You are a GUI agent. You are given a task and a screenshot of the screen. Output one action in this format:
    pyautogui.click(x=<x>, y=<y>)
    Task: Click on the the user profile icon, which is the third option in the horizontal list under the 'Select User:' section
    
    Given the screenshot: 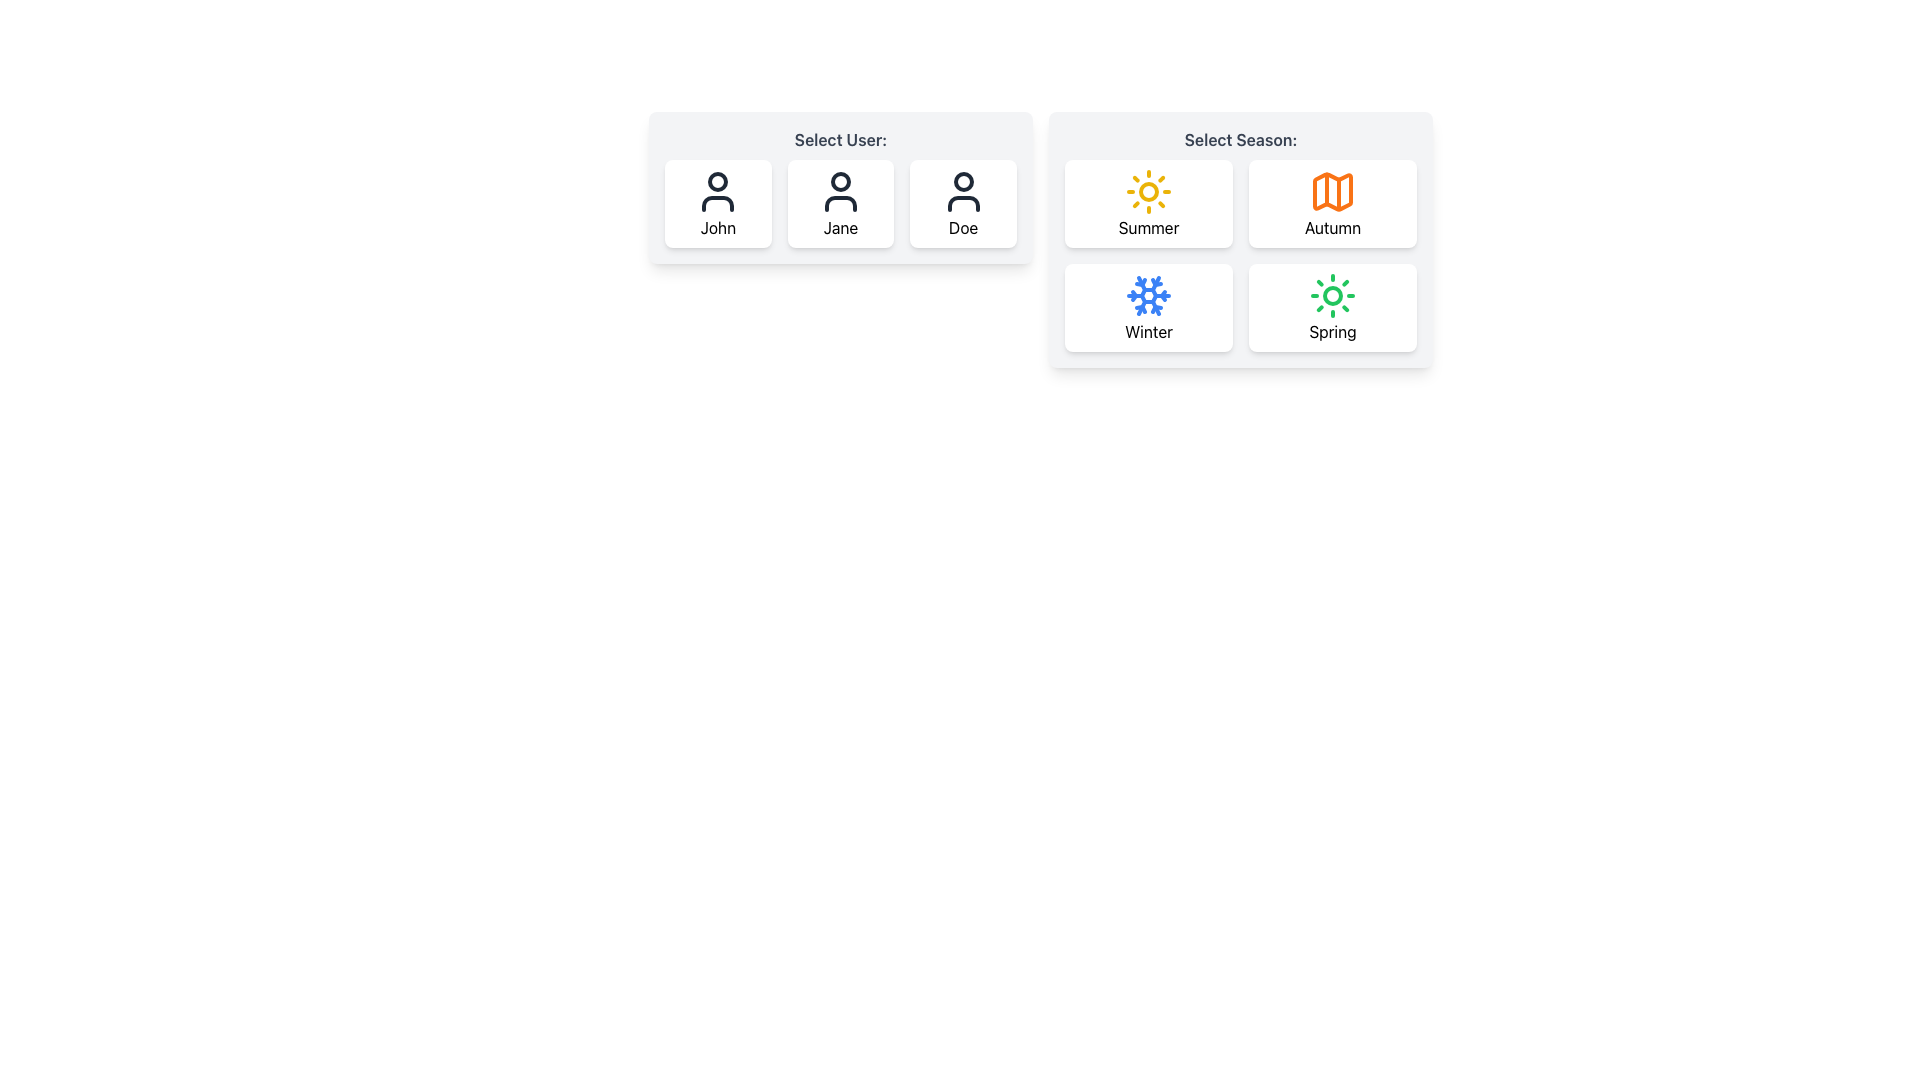 What is the action you would take?
    pyautogui.click(x=963, y=192)
    